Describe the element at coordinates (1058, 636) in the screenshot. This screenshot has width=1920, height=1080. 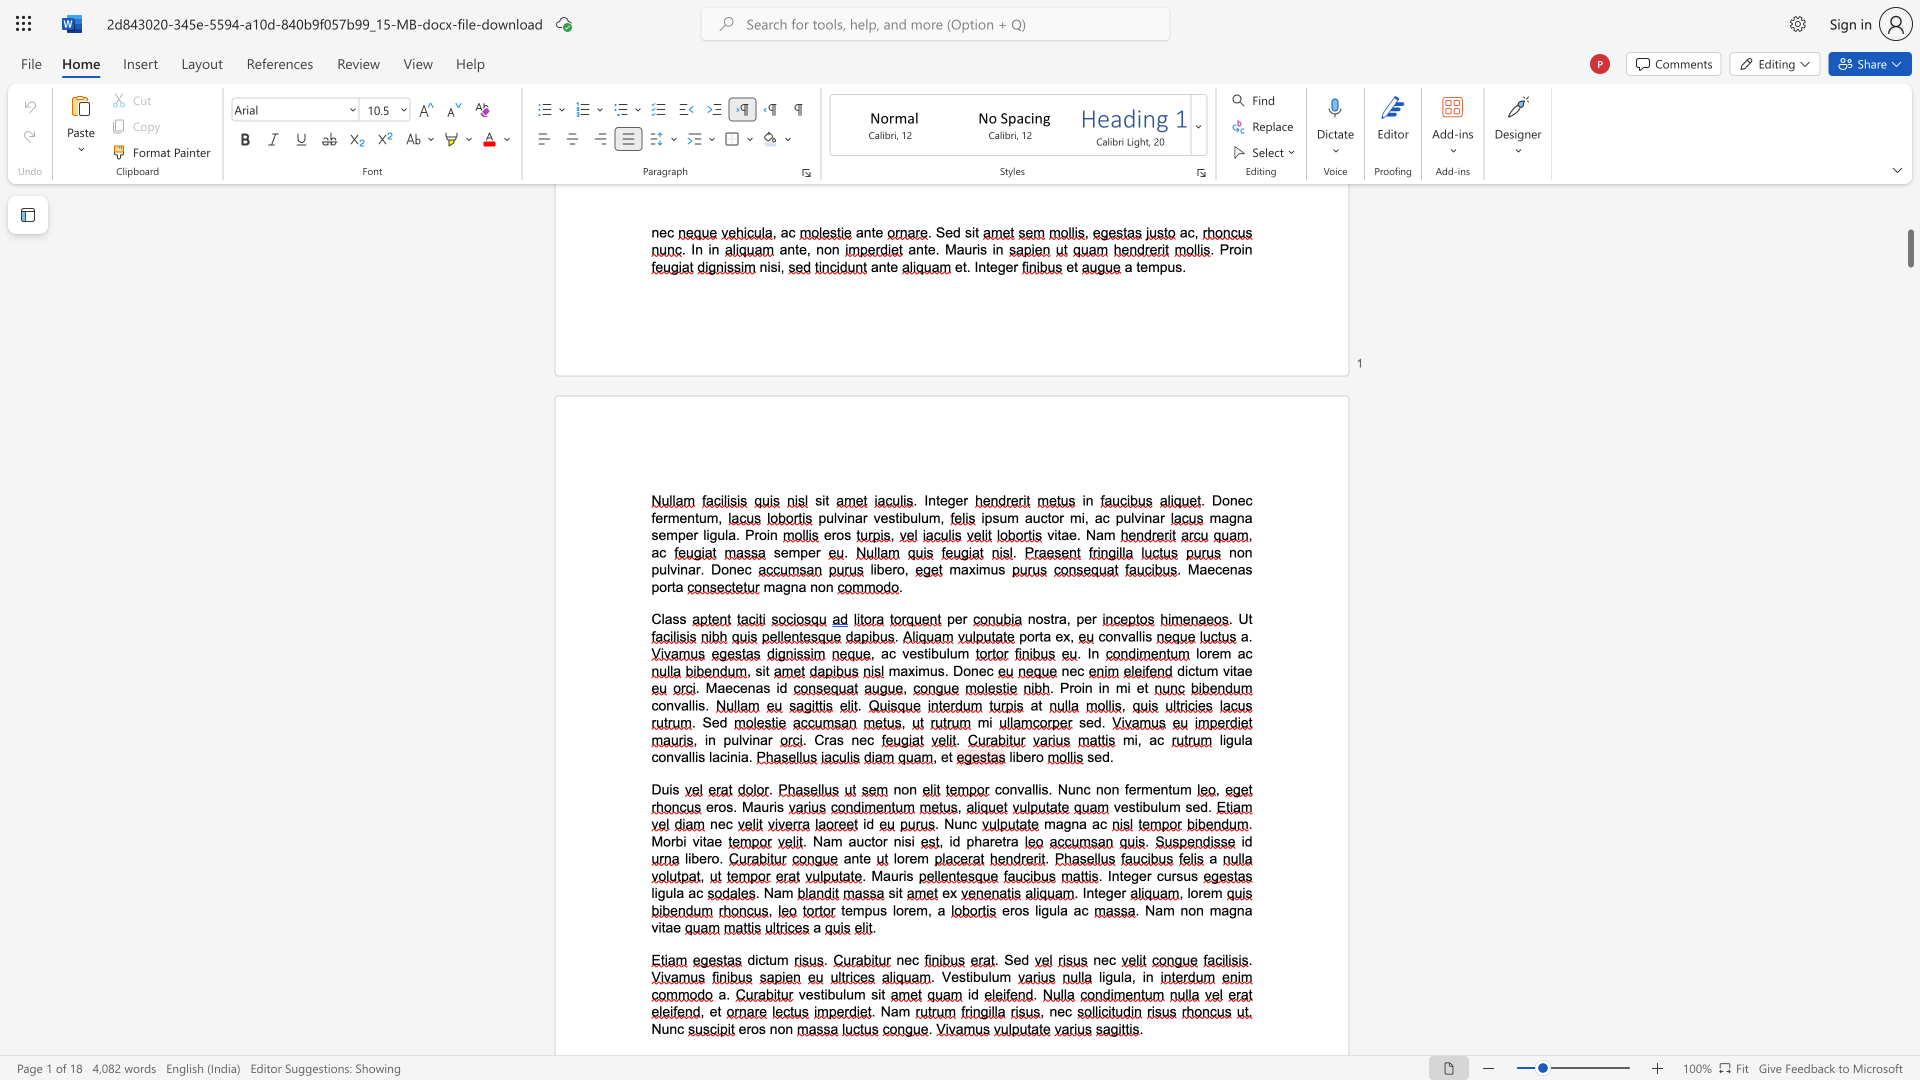
I see `the 1th character "e" in the text` at that location.